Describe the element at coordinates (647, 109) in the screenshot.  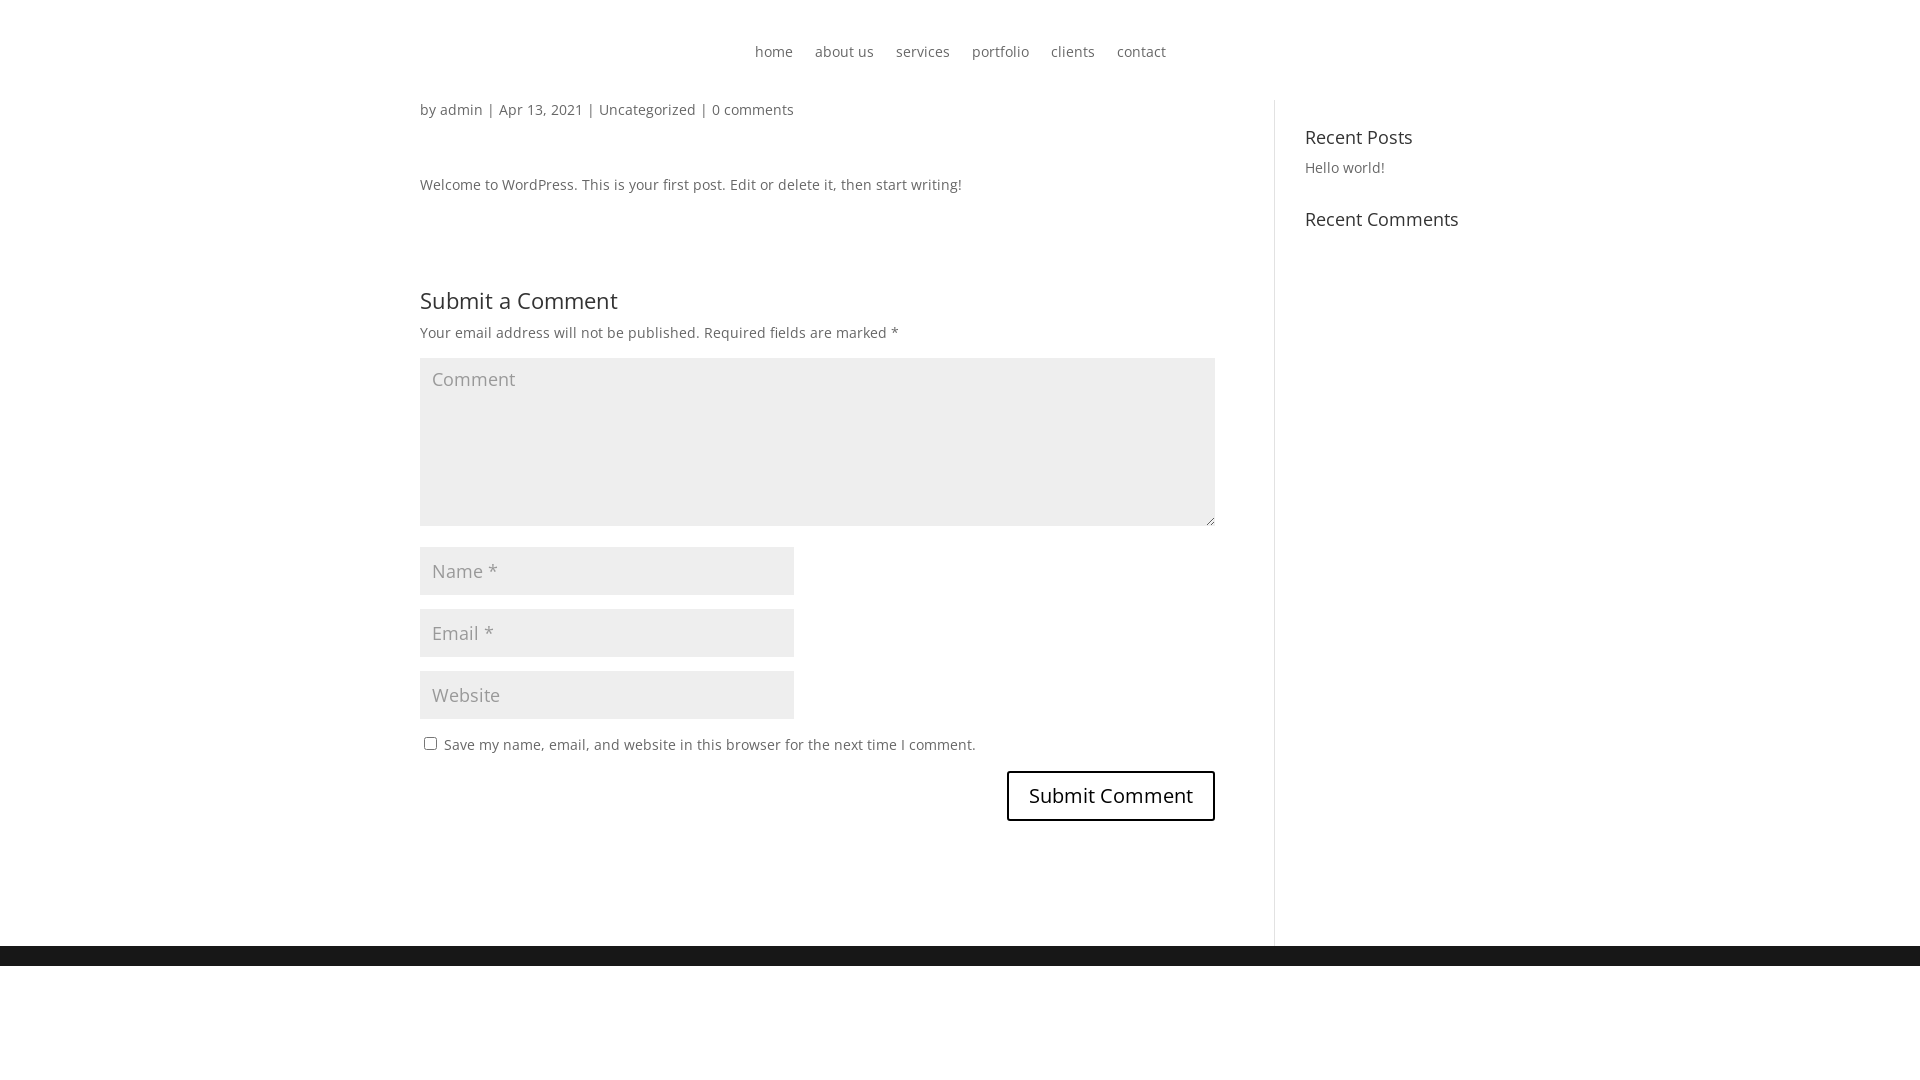
I see `'Uncategorized'` at that location.